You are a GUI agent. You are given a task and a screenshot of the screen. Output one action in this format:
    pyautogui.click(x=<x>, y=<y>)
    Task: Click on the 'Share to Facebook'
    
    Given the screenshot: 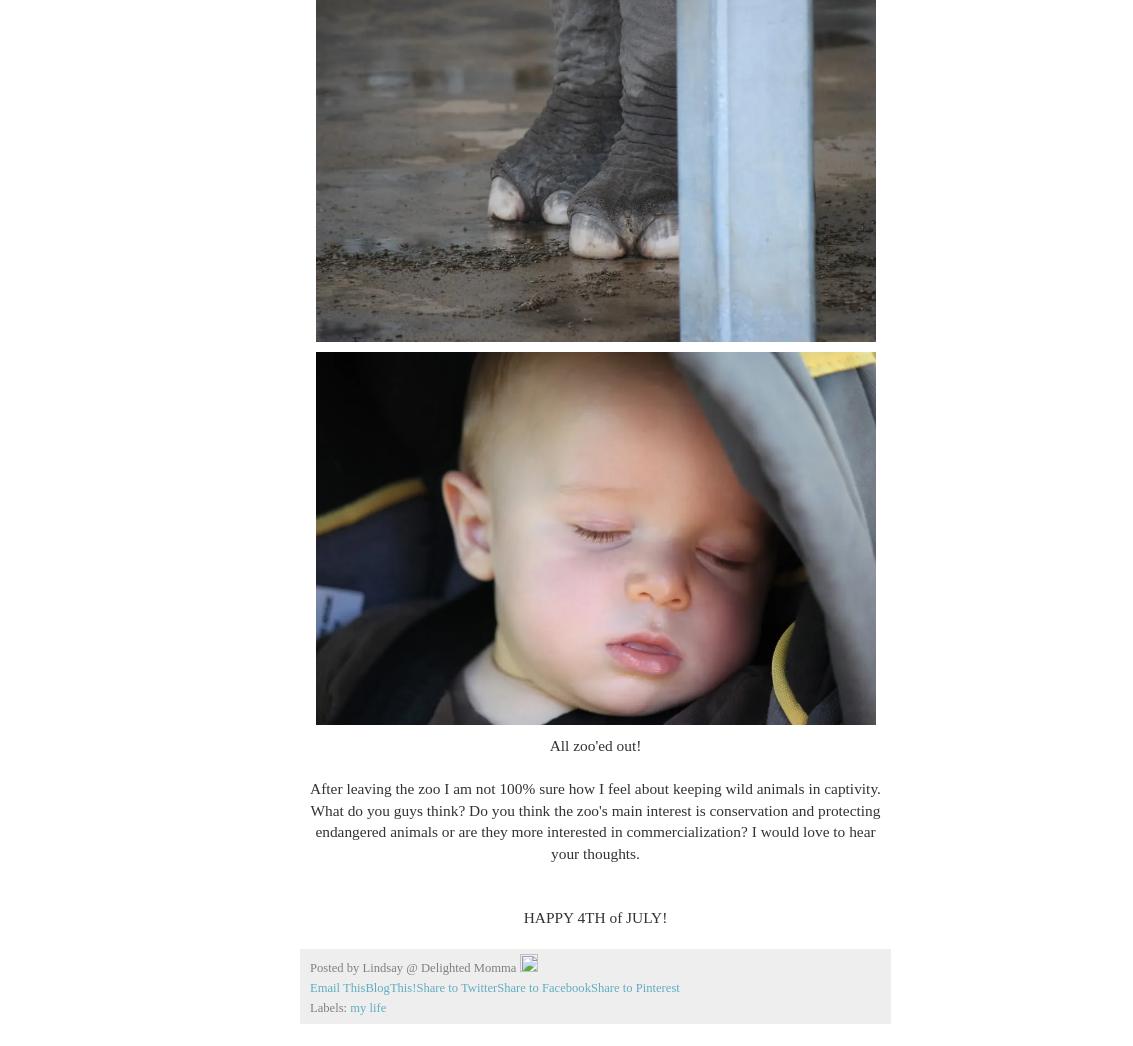 What is the action you would take?
    pyautogui.click(x=497, y=987)
    